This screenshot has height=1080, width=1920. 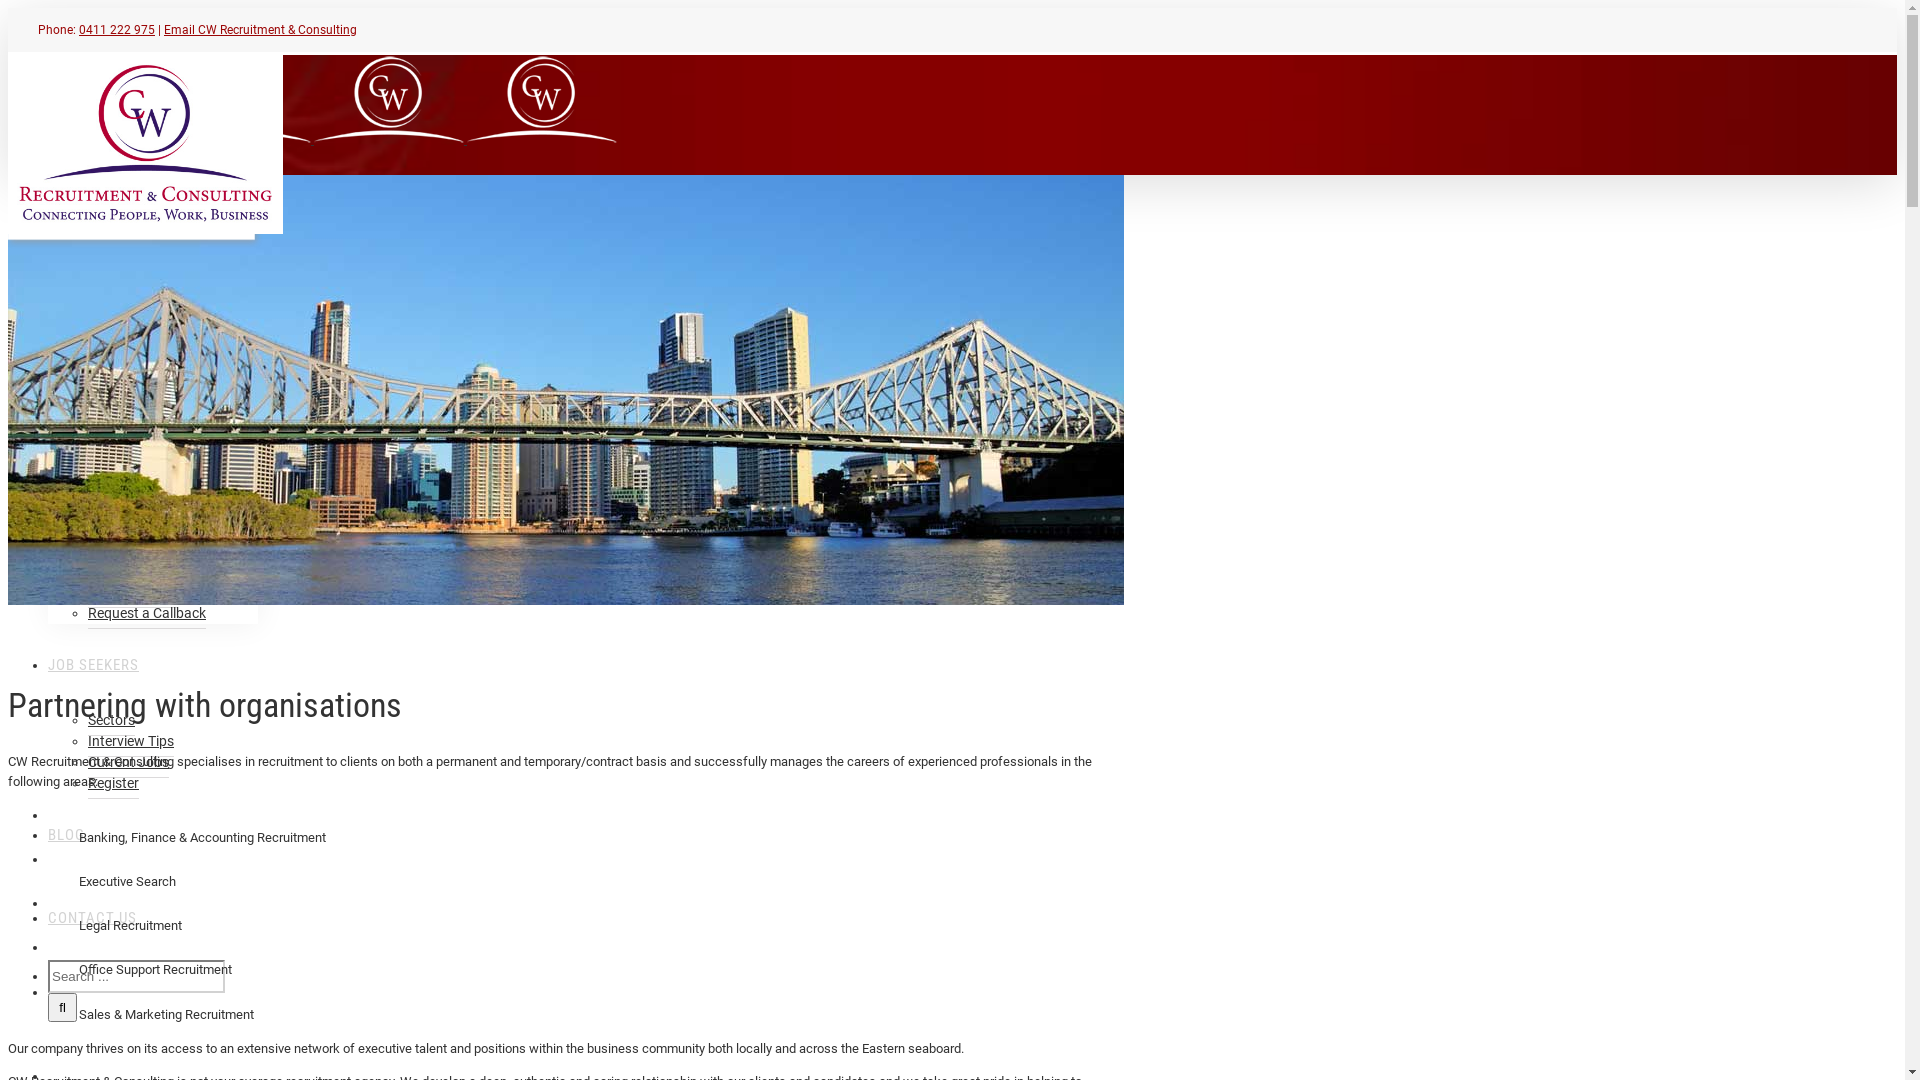 What do you see at coordinates (127, 762) in the screenshot?
I see `'Current Jobs'` at bounding box center [127, 762].